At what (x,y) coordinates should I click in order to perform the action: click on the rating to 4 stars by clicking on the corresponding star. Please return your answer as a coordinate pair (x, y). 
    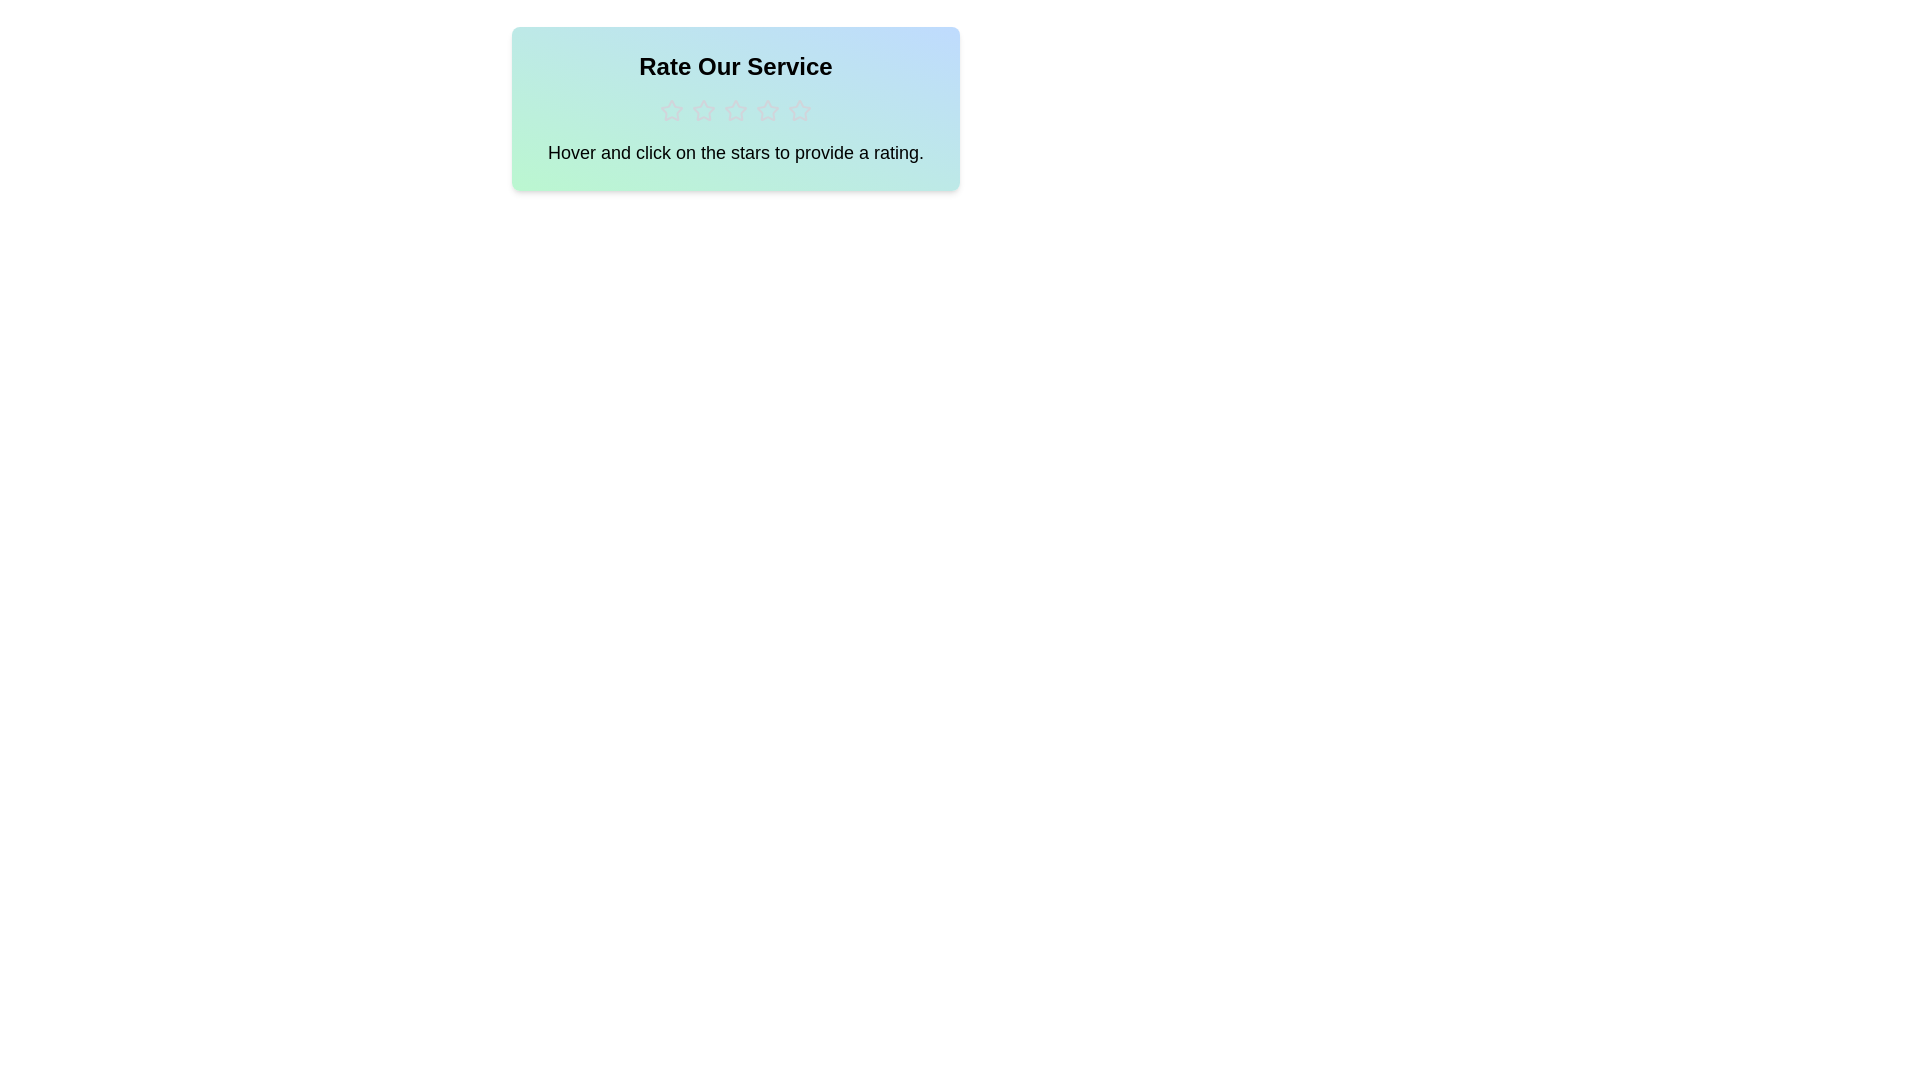
    Looking at the image, I should click on (767, 111).